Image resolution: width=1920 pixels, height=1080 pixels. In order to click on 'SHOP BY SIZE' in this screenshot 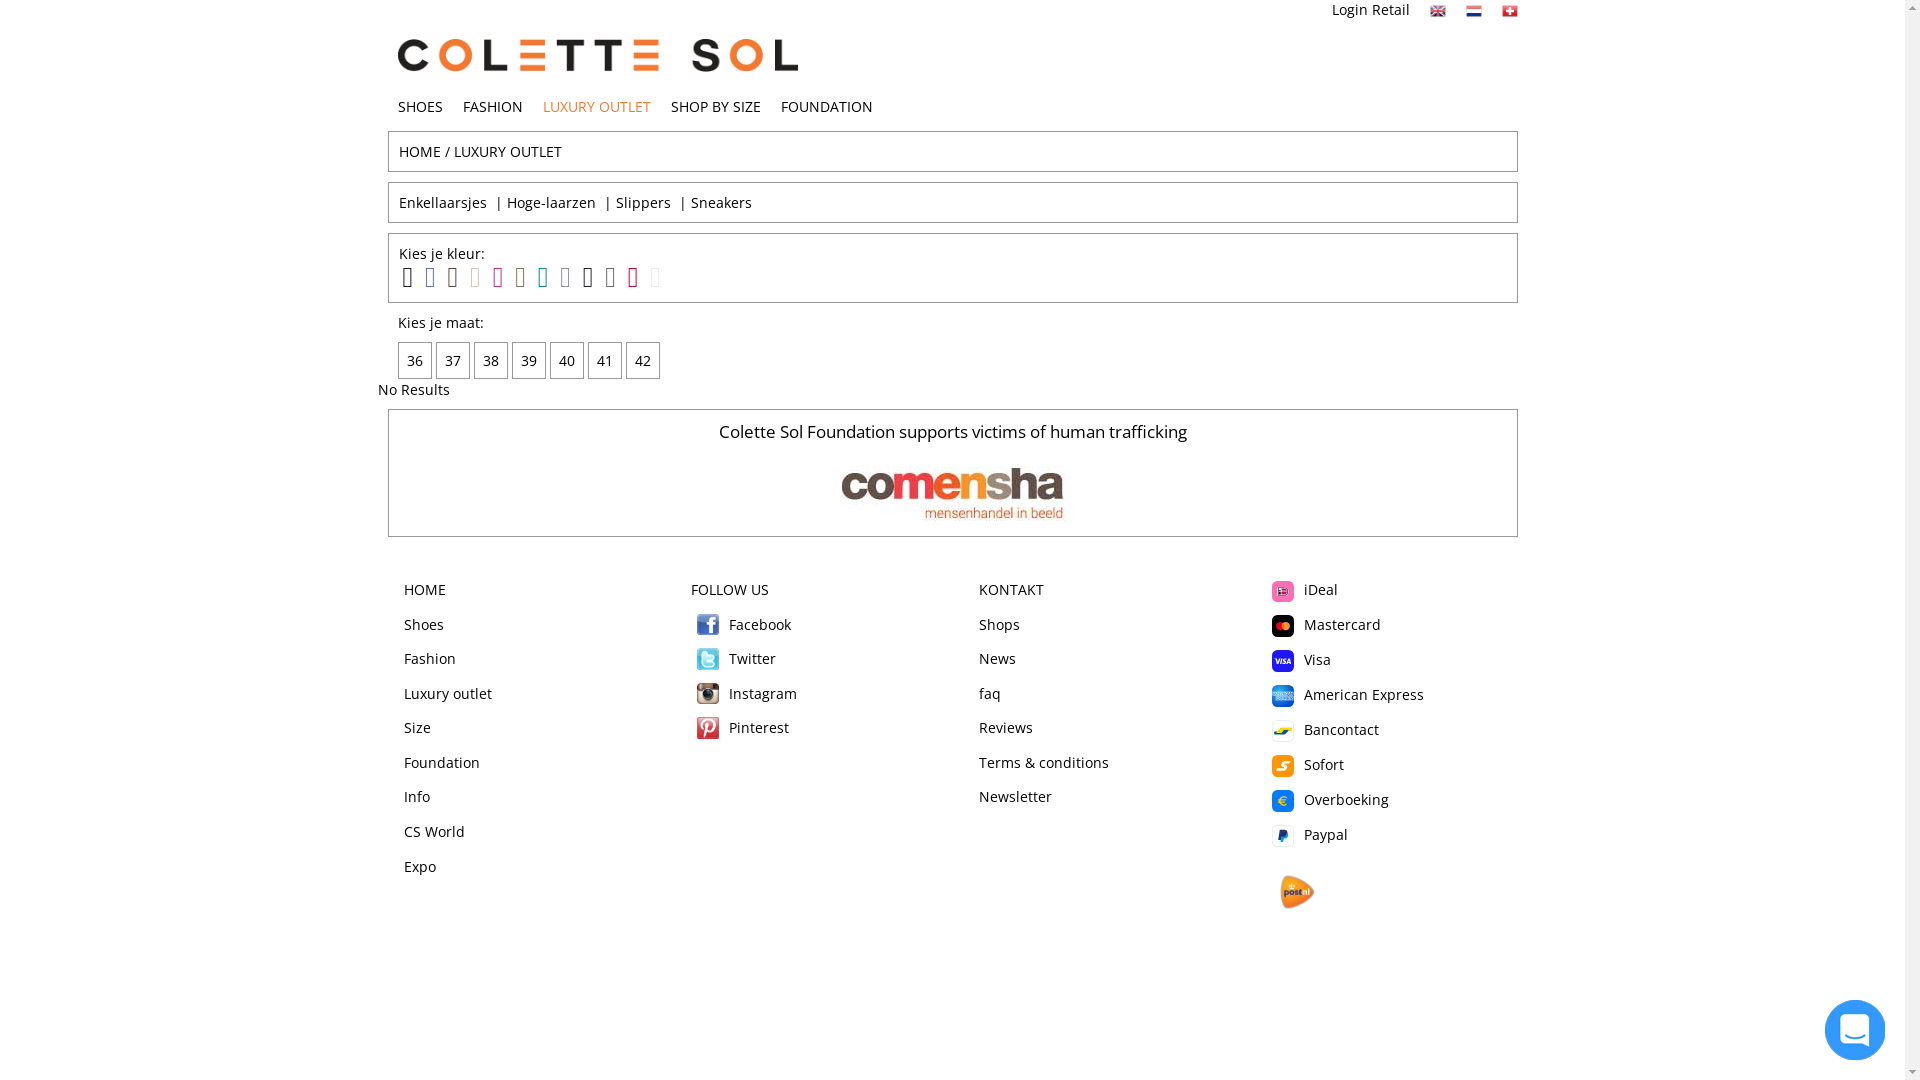, I will do `click(715, 106)`.